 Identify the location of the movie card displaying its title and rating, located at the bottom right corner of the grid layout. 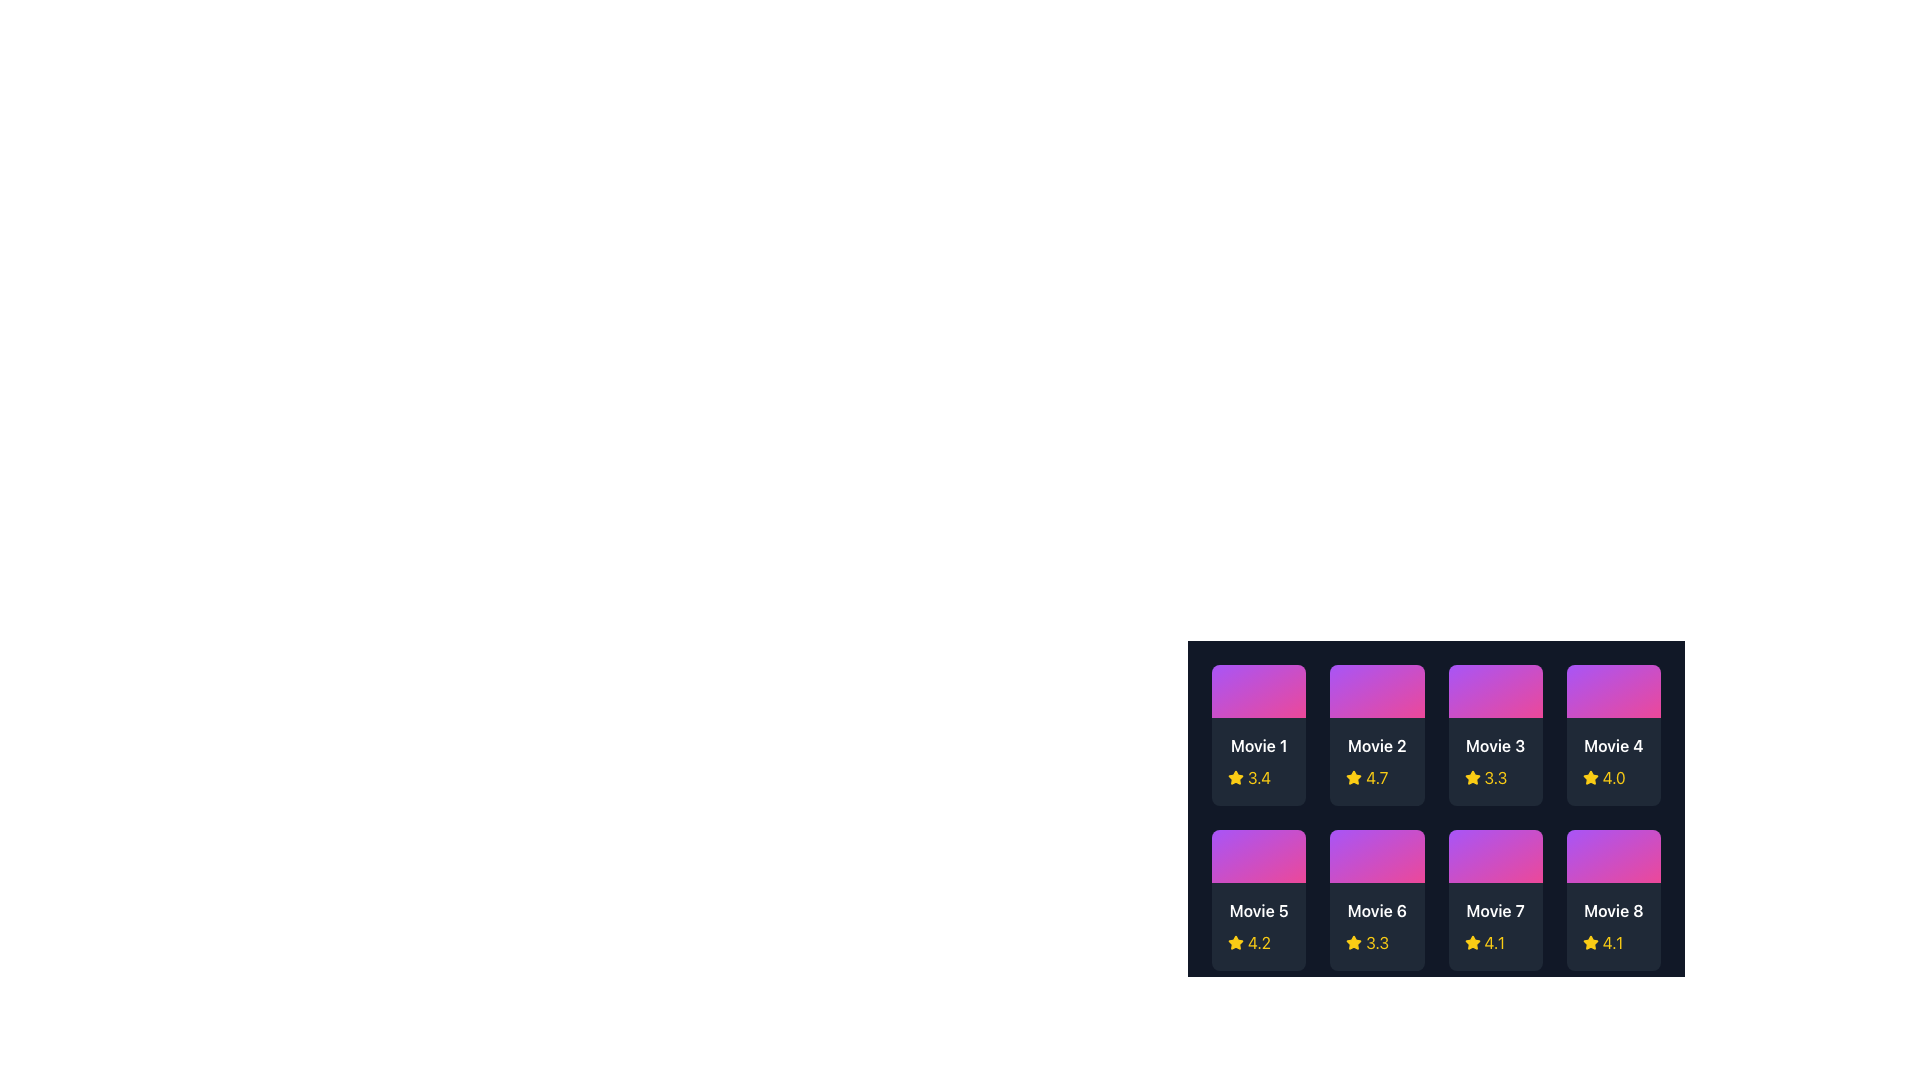
(1613, 900).